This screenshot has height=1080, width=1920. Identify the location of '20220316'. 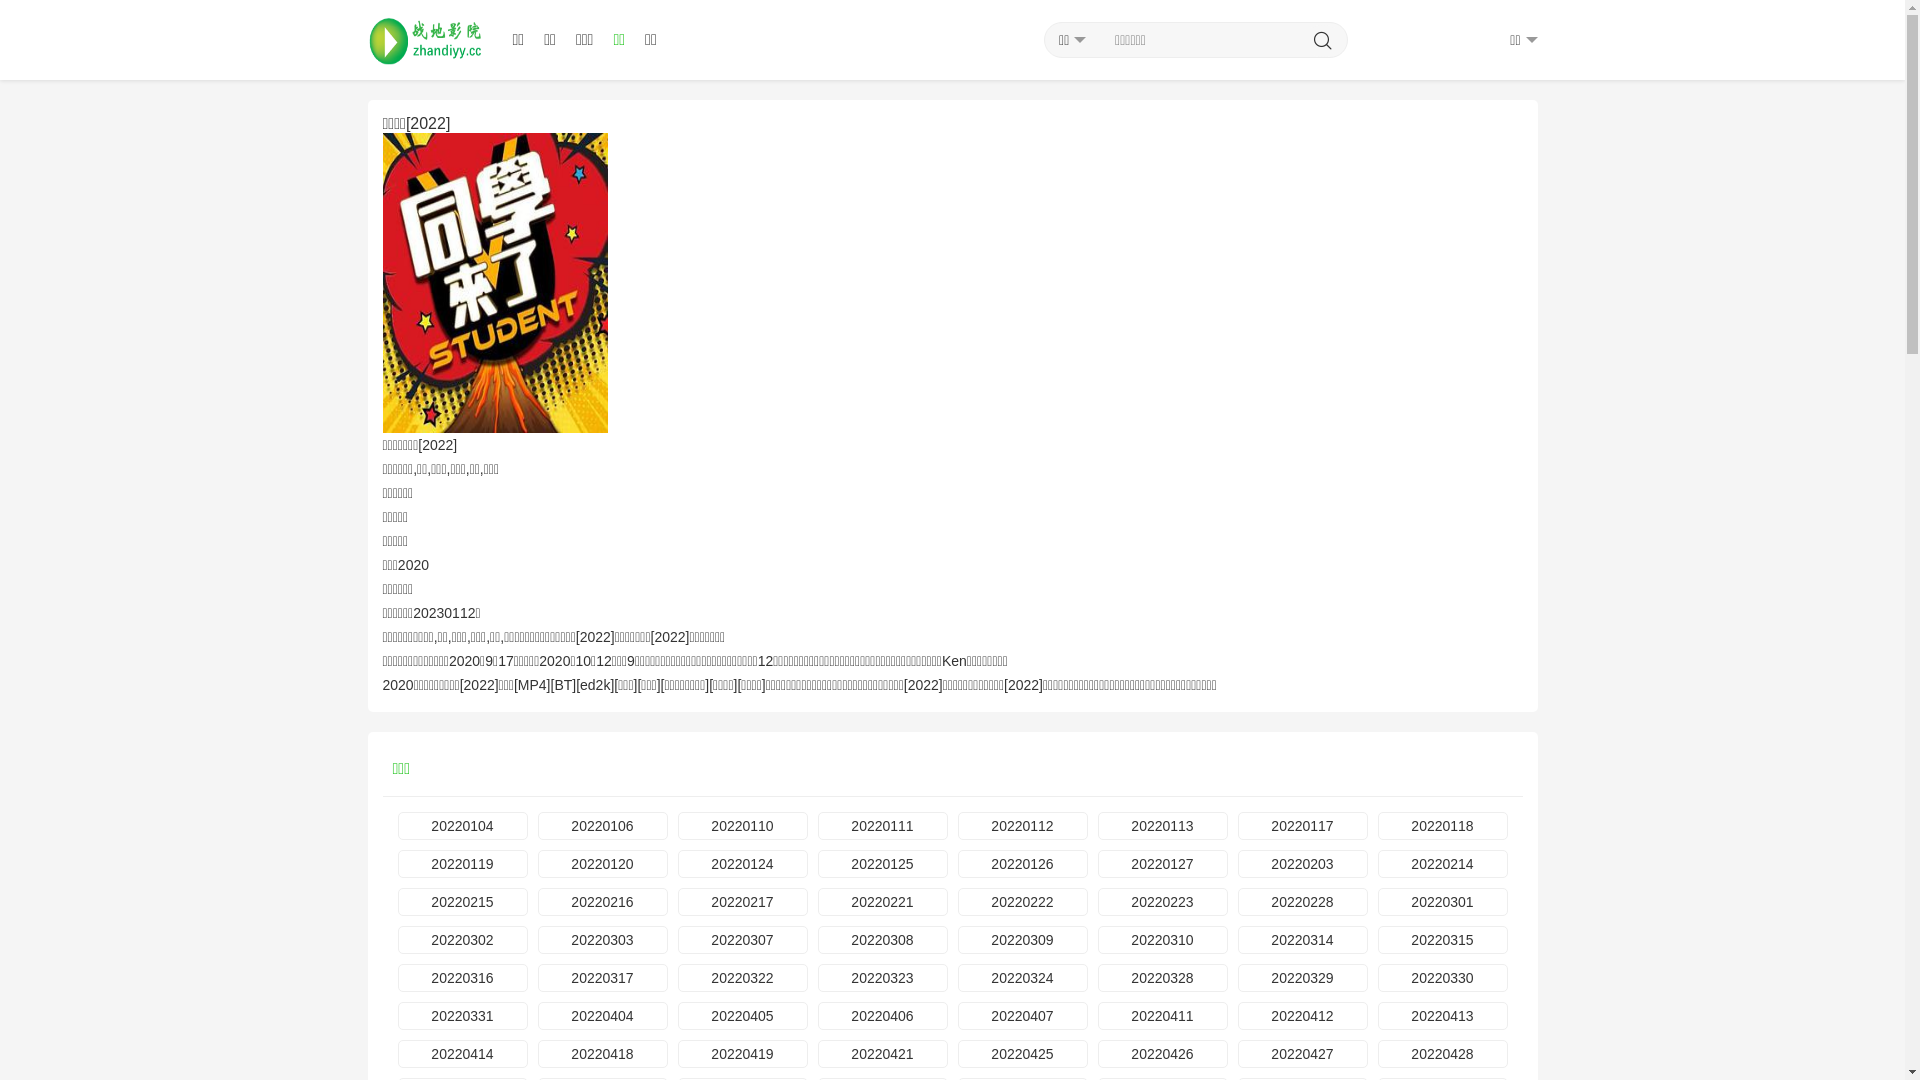
(461, 977).